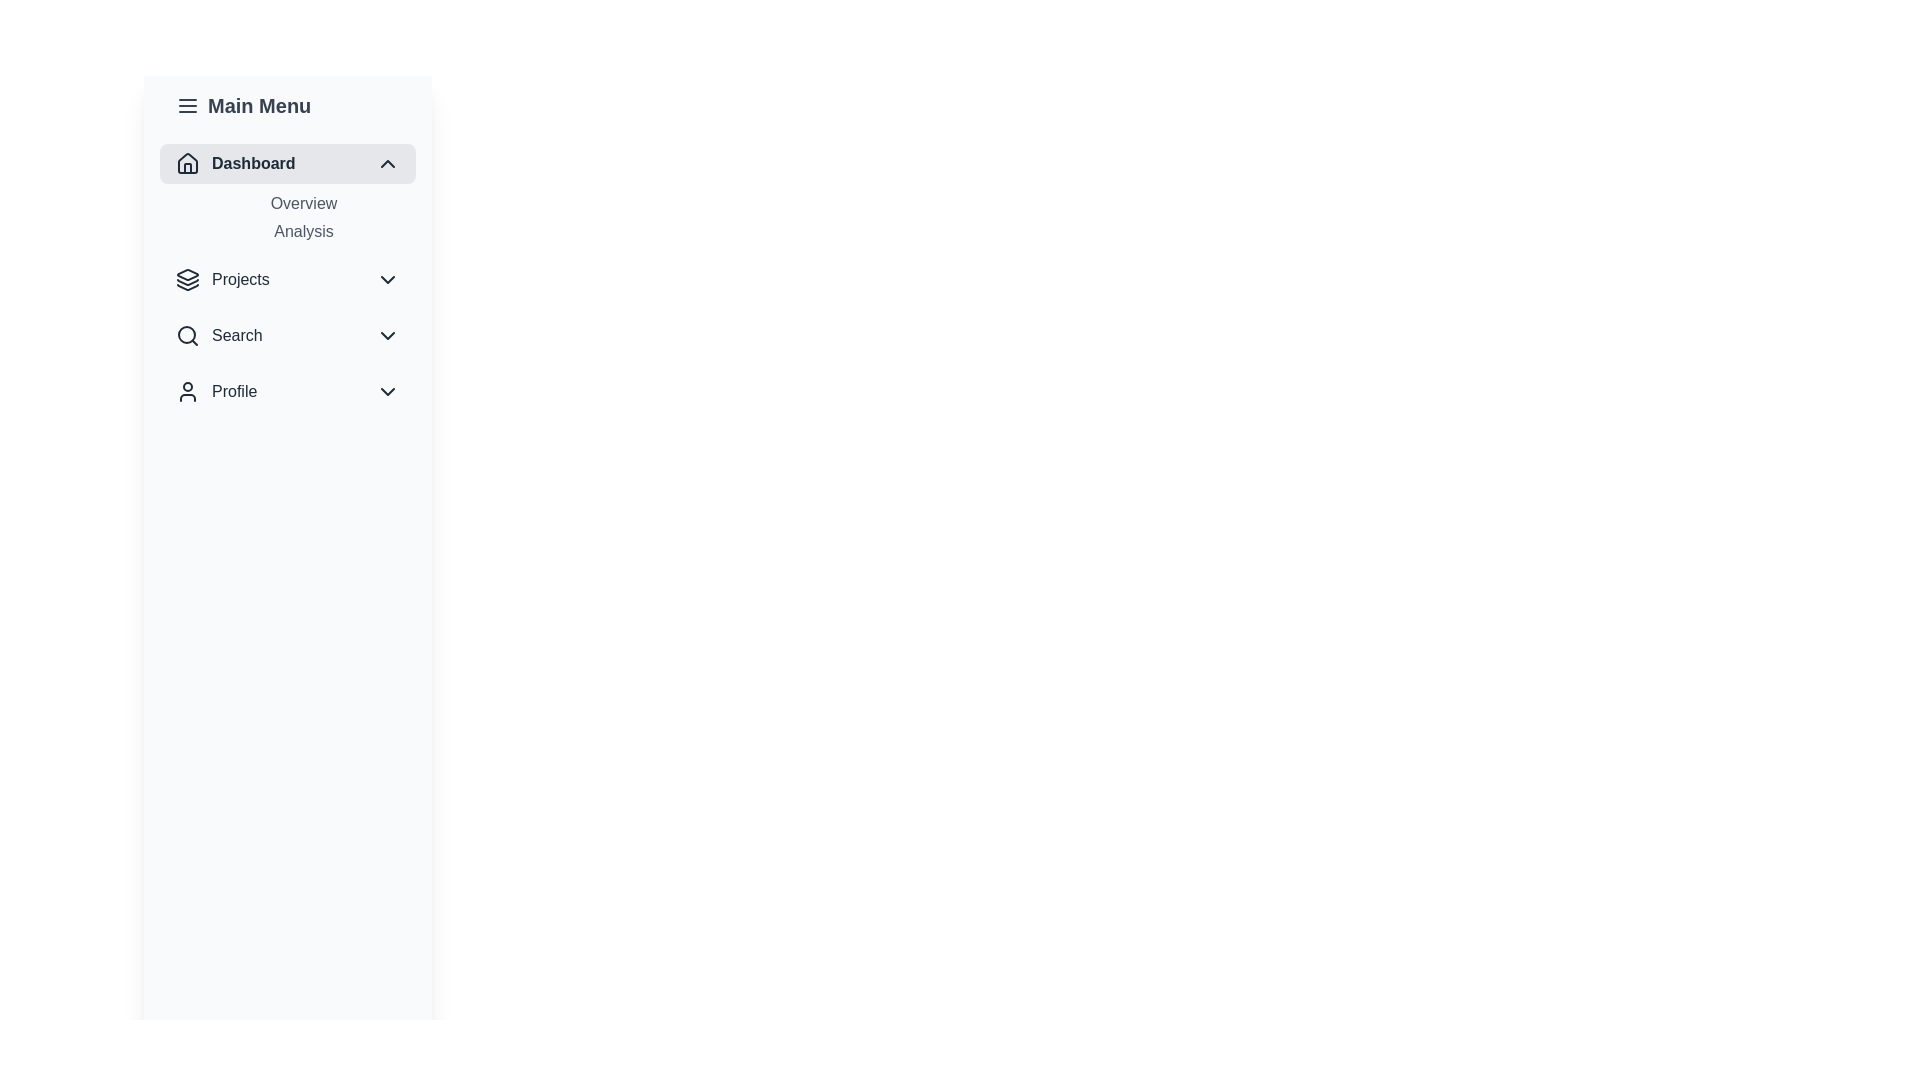 The width and height of the screenshot is (1920, 1080). Describe the element at coordinates (187, 392) in the screenshot. I see `the user profile icon located in the navigation sidebar, situated beneath 'Projects' and 'Search', directly preceding the text 'Profile'` at that location.